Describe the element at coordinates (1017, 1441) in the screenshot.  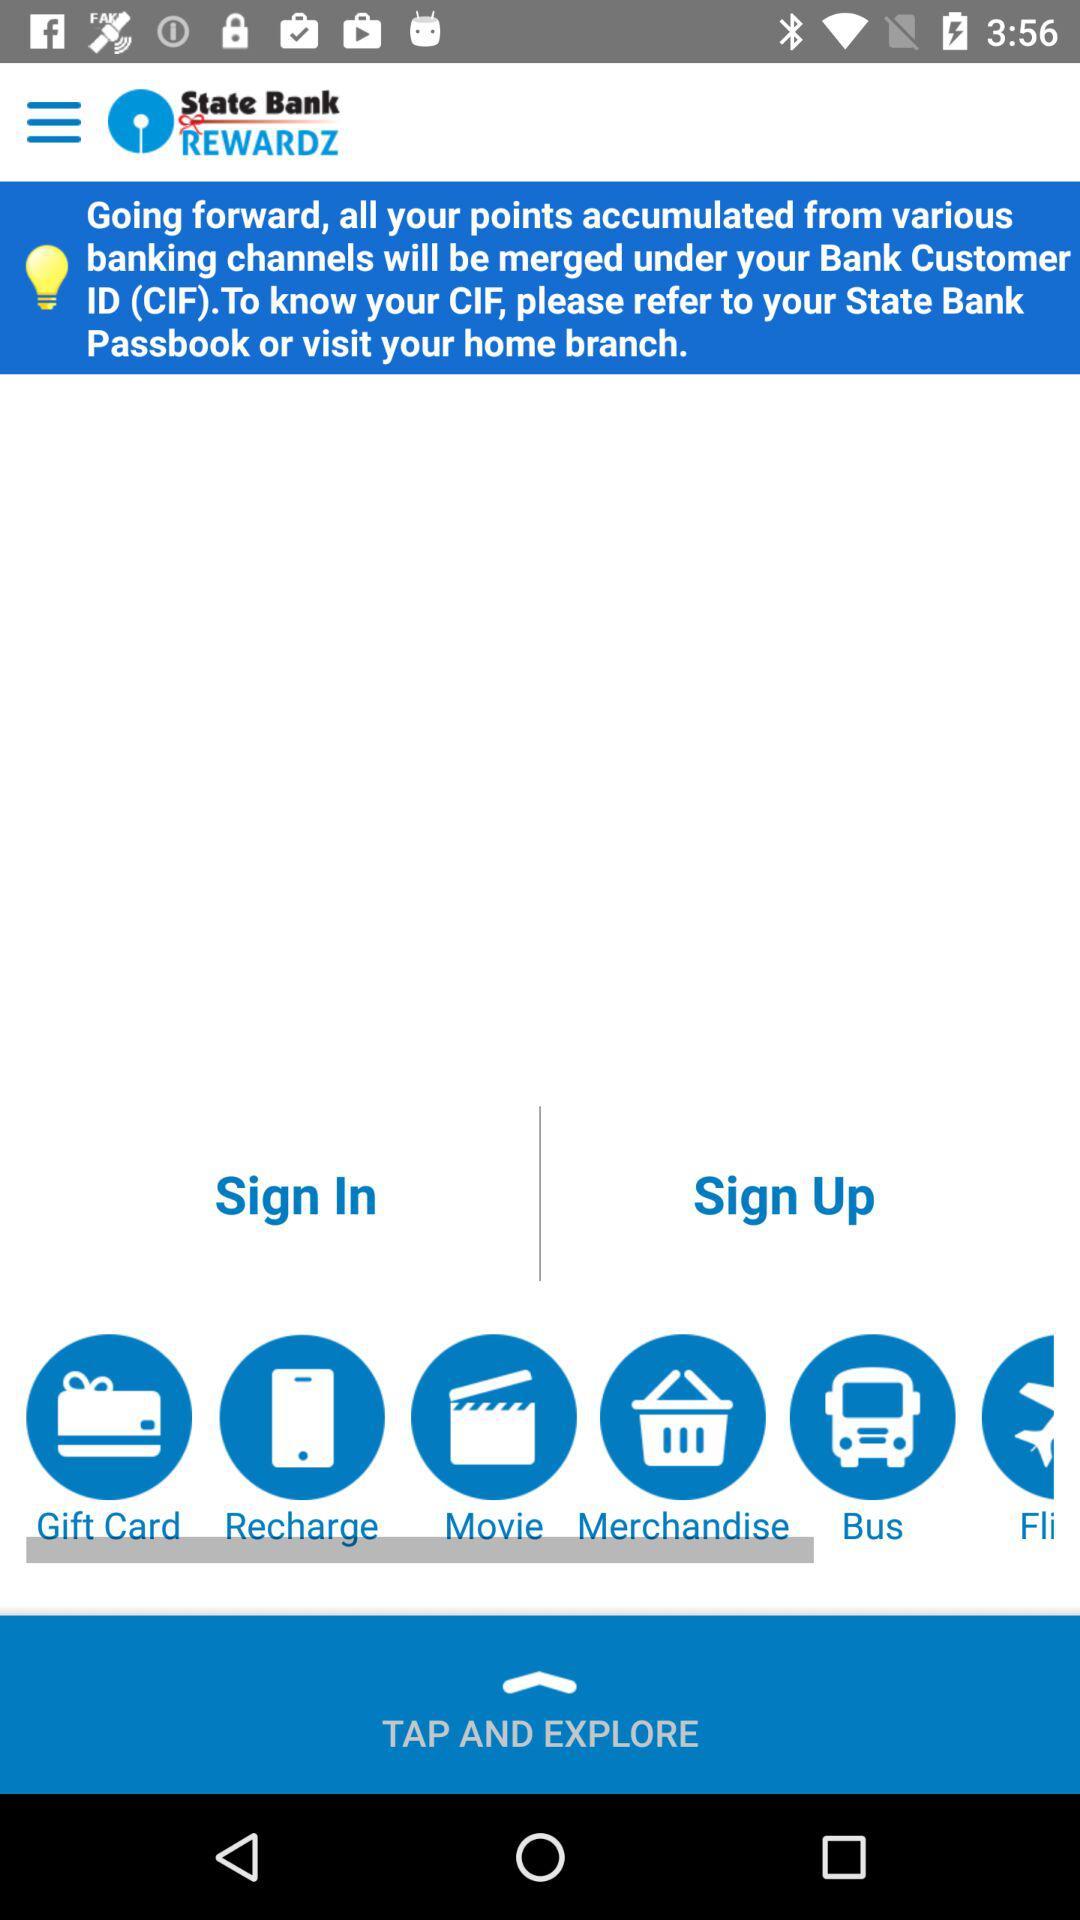
I see `the flight` at that location.